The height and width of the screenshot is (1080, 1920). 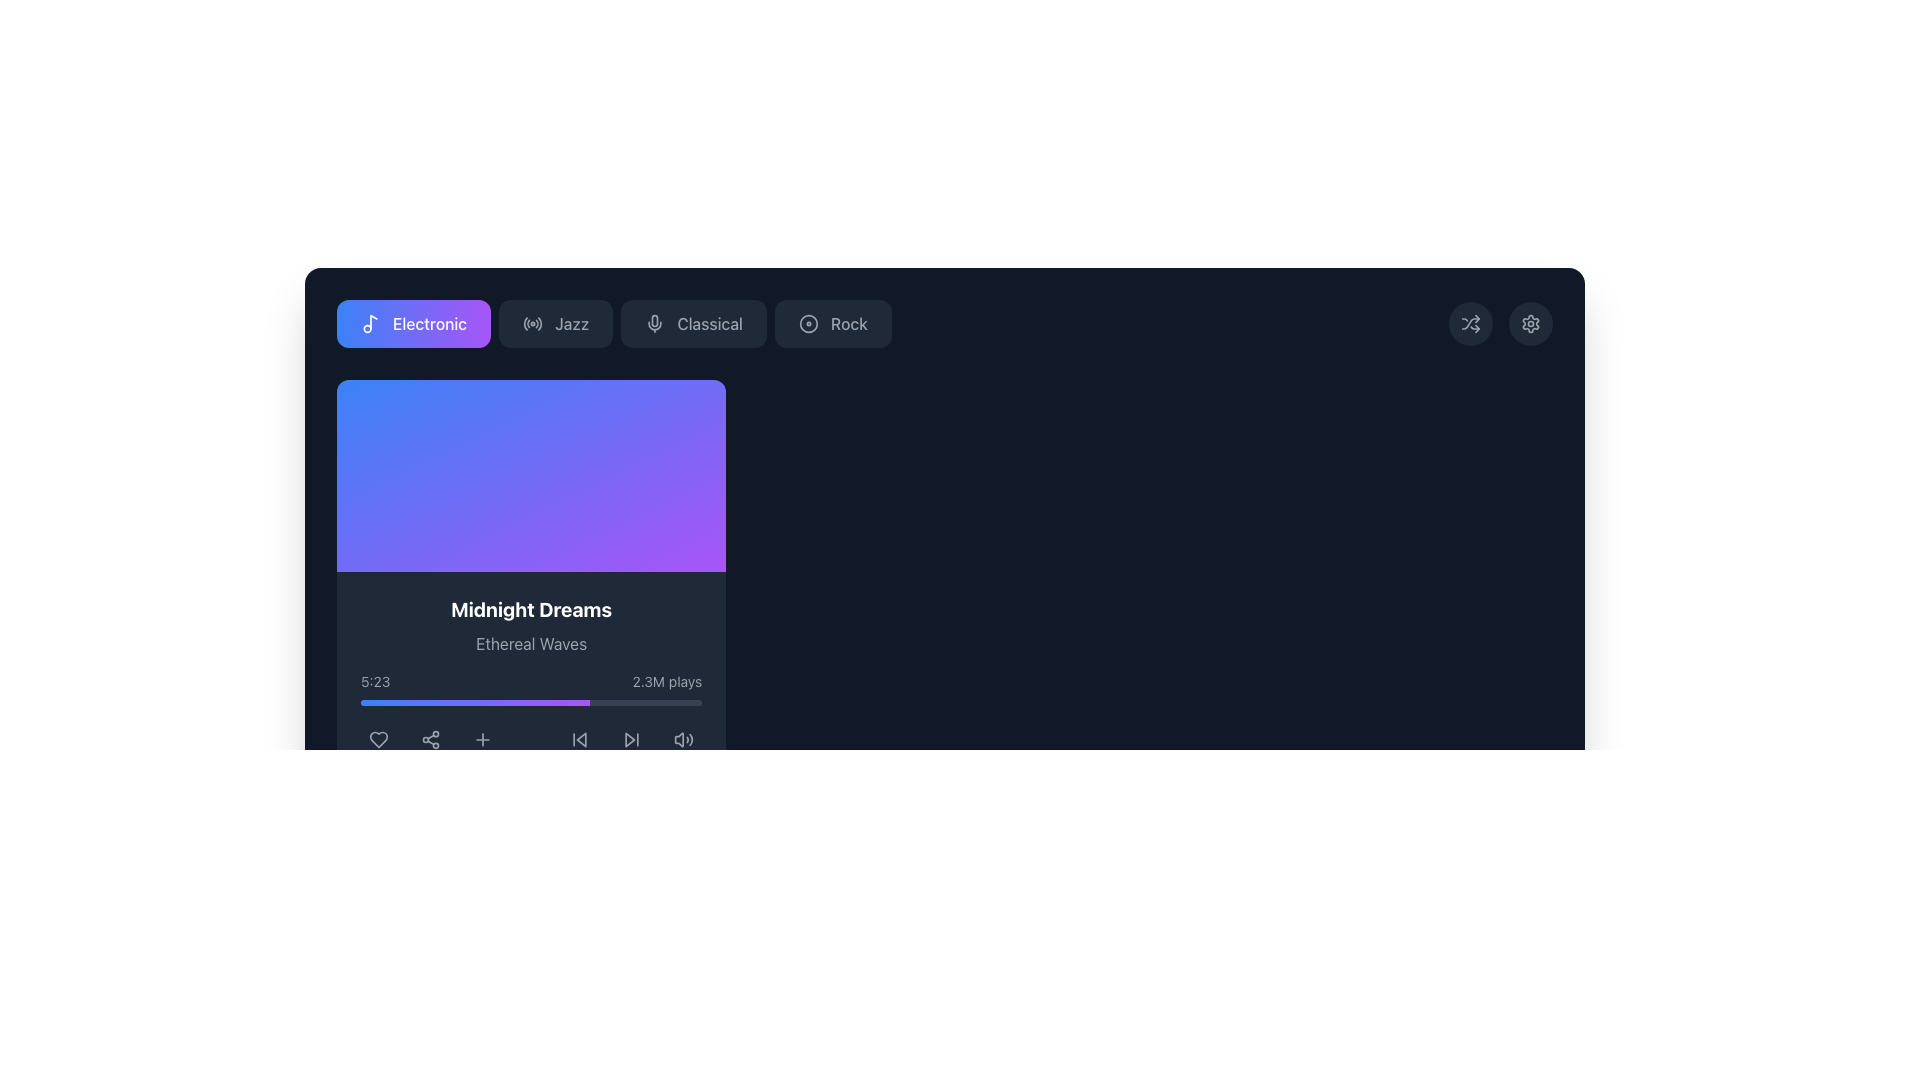 What do you see at coordinates (631, 740) in the screenshot?
I see `the 'Skip Forward' button located in the control bar, which is the second icon from the left` at bounding box center [631, 740].